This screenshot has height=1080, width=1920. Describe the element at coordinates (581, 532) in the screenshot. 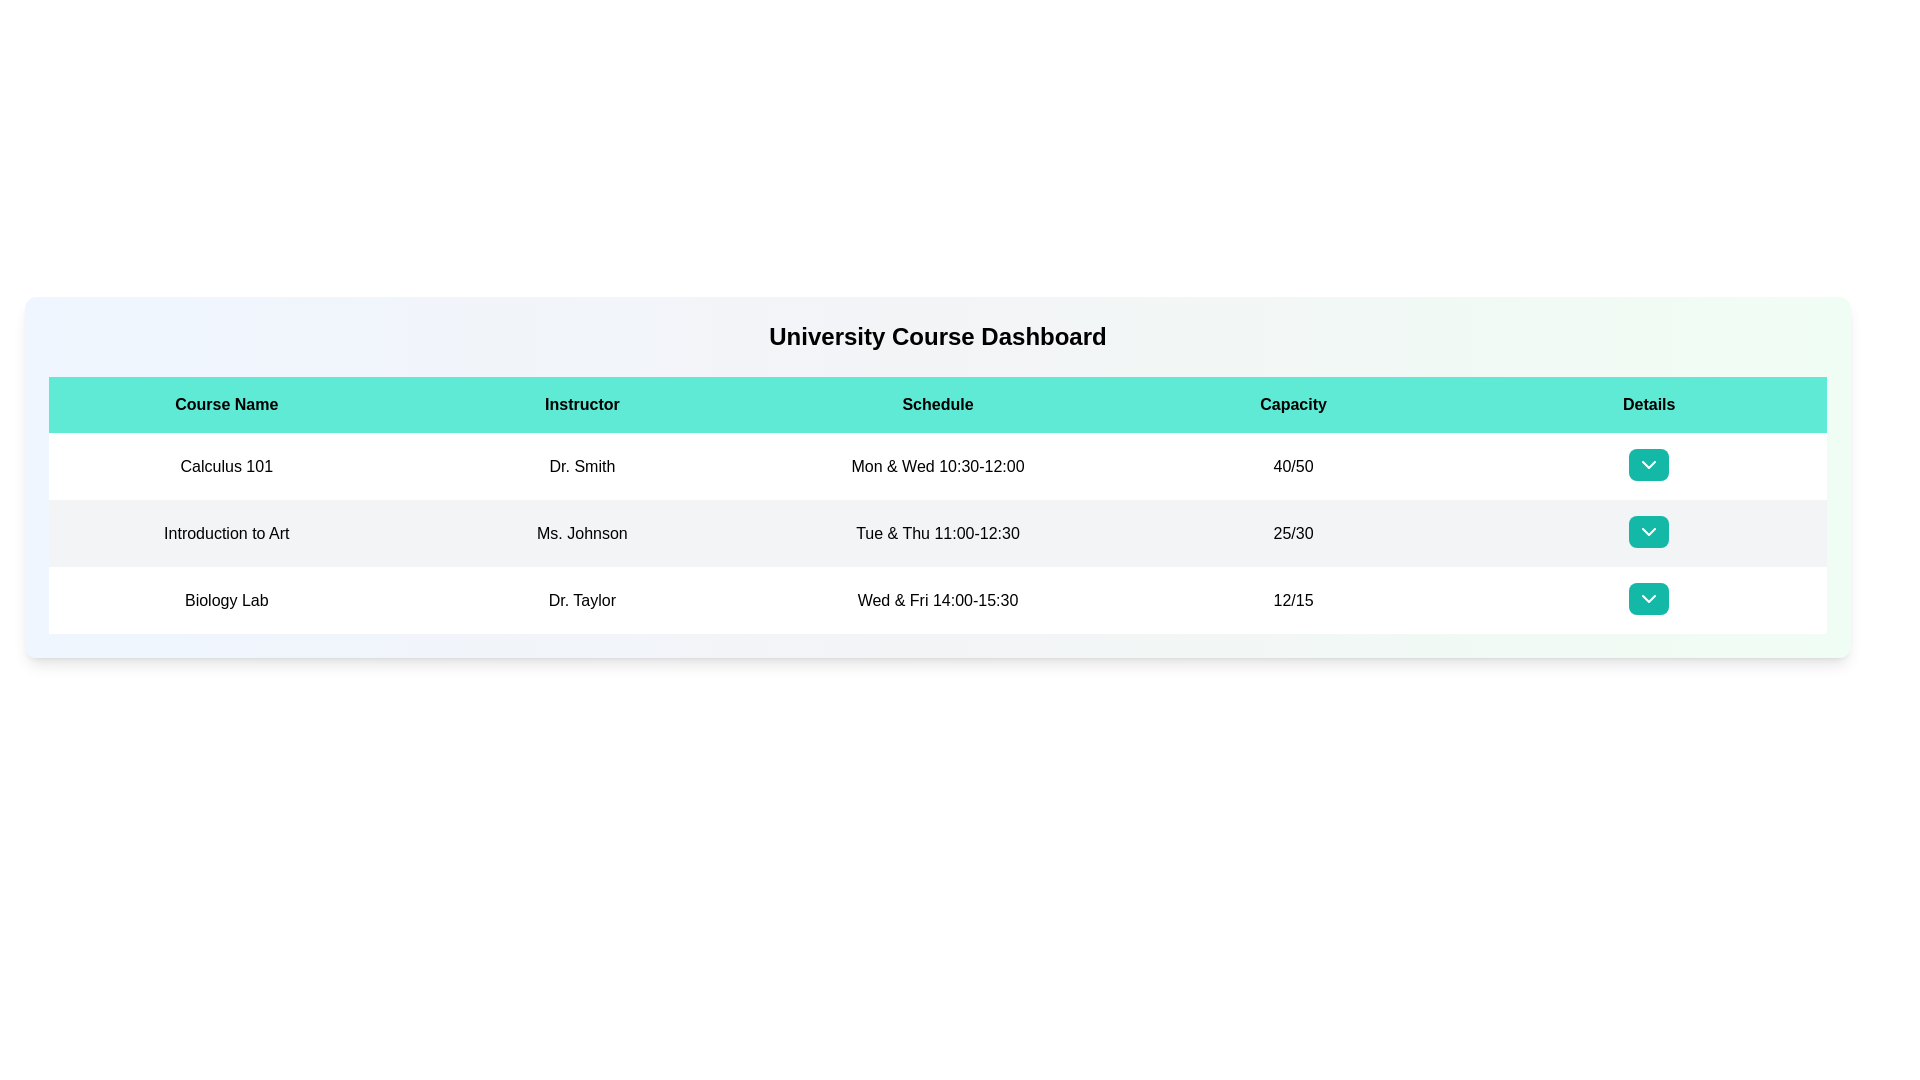

I see `text label that informs the user about the instructor associated with the 'Introduction to Art' course, located in the second cell of the second row under the 'Instructor' column` at that location.